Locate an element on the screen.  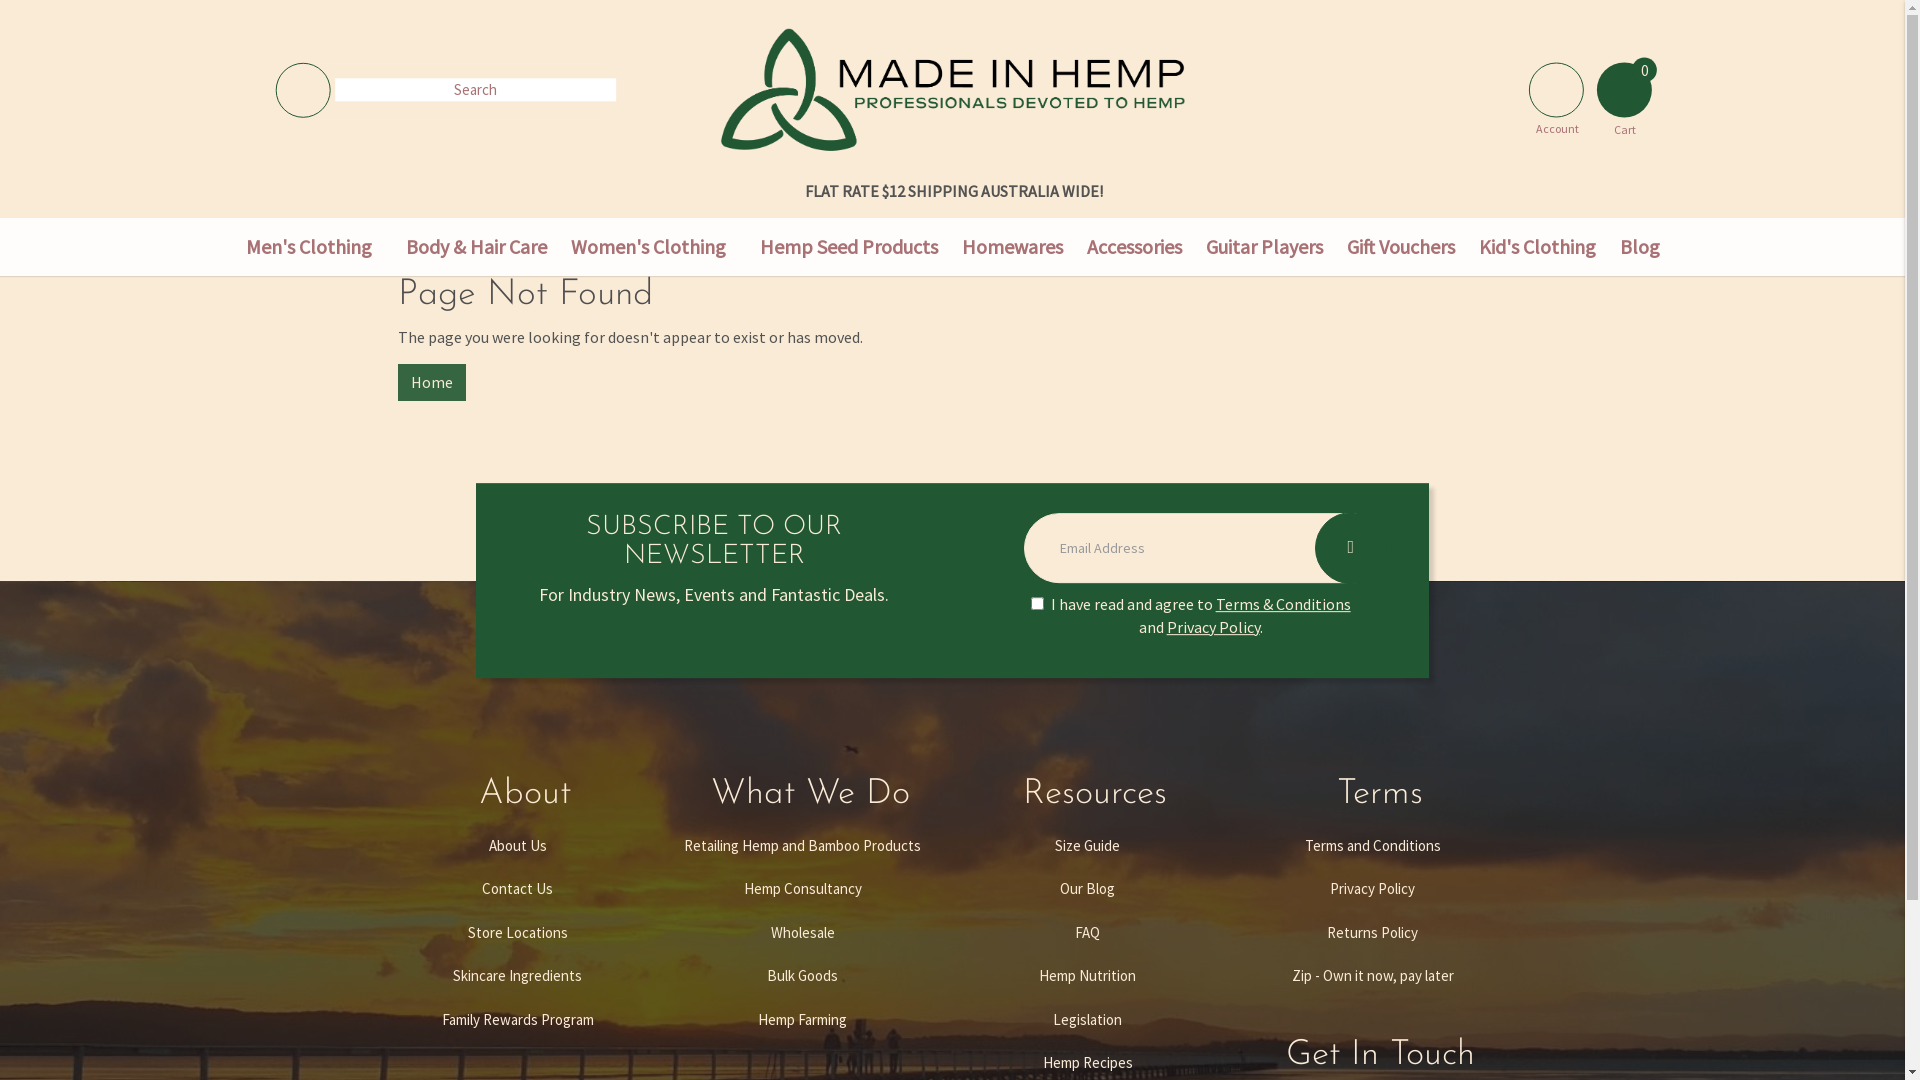
'Family Rewards Program' is located at coordinates (517, 1019).